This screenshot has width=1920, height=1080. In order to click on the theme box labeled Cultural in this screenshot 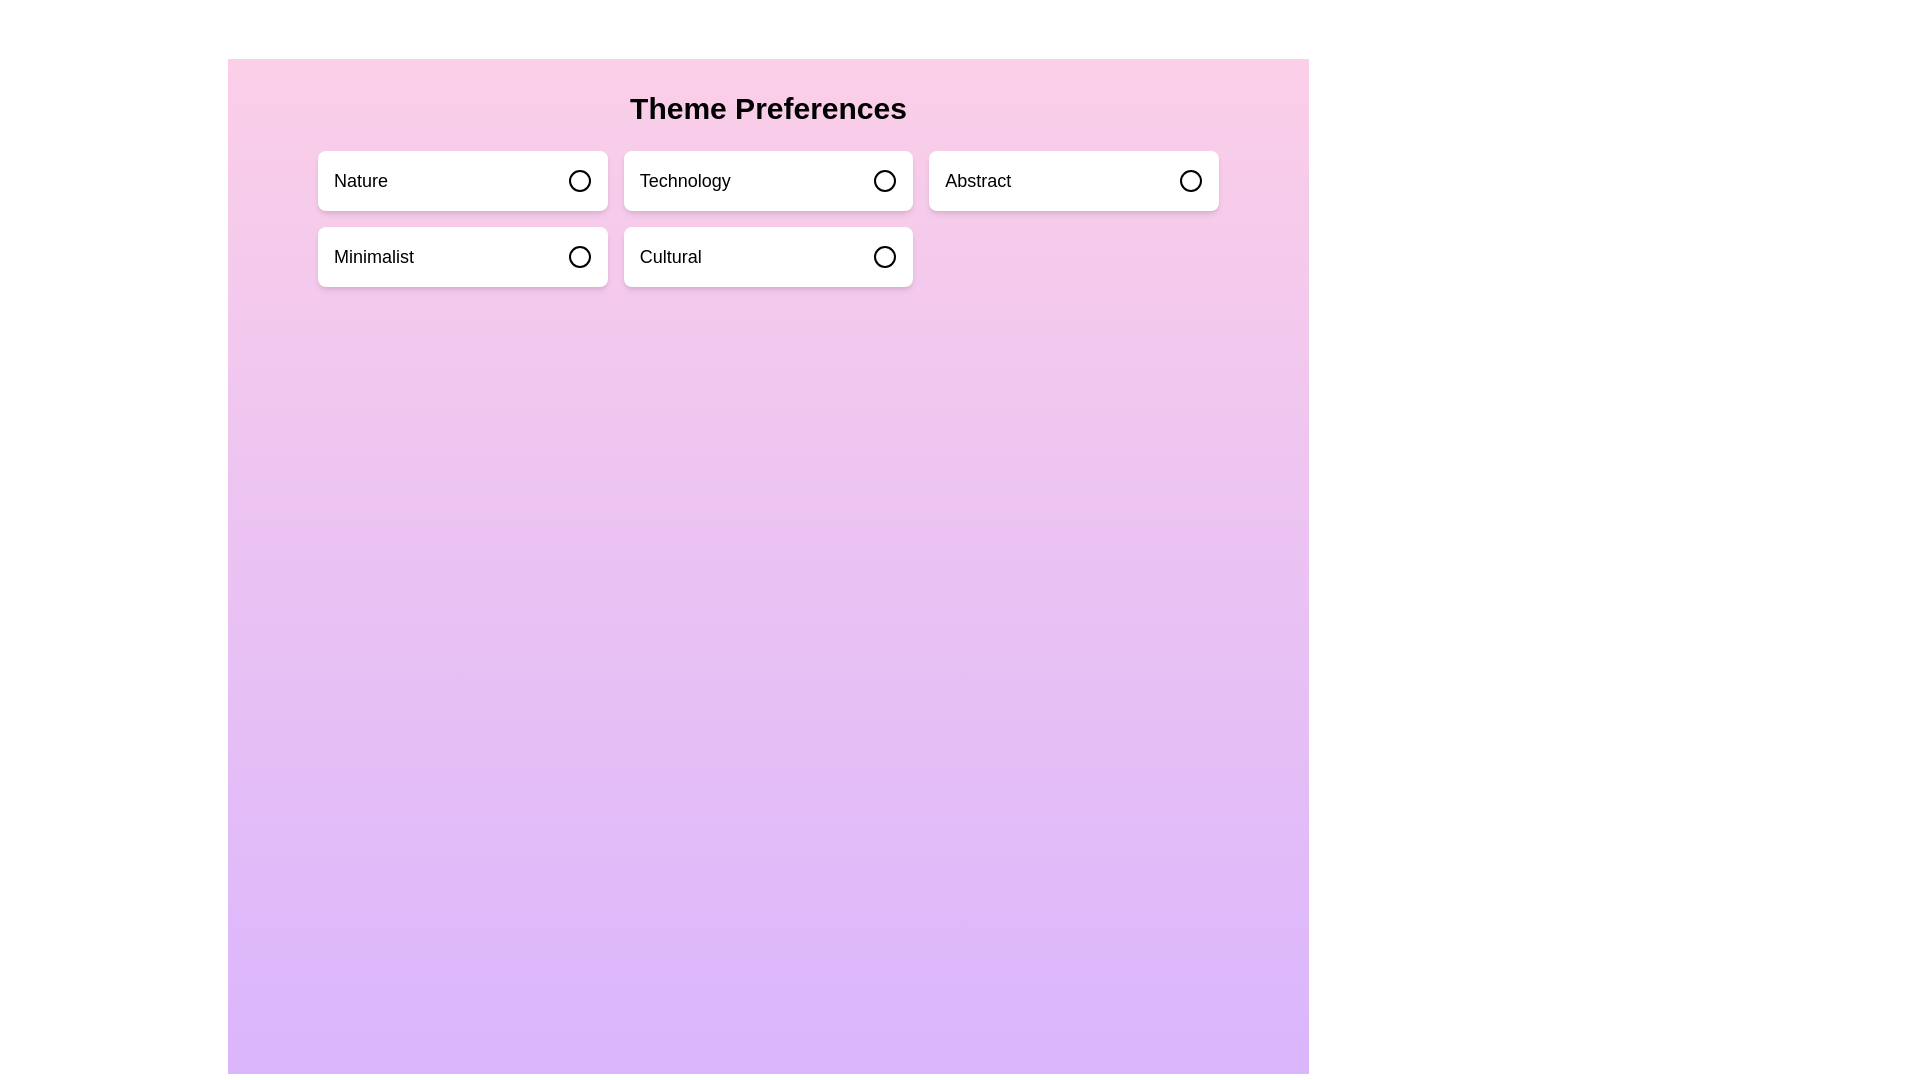, I will do `click(767, 256)`.